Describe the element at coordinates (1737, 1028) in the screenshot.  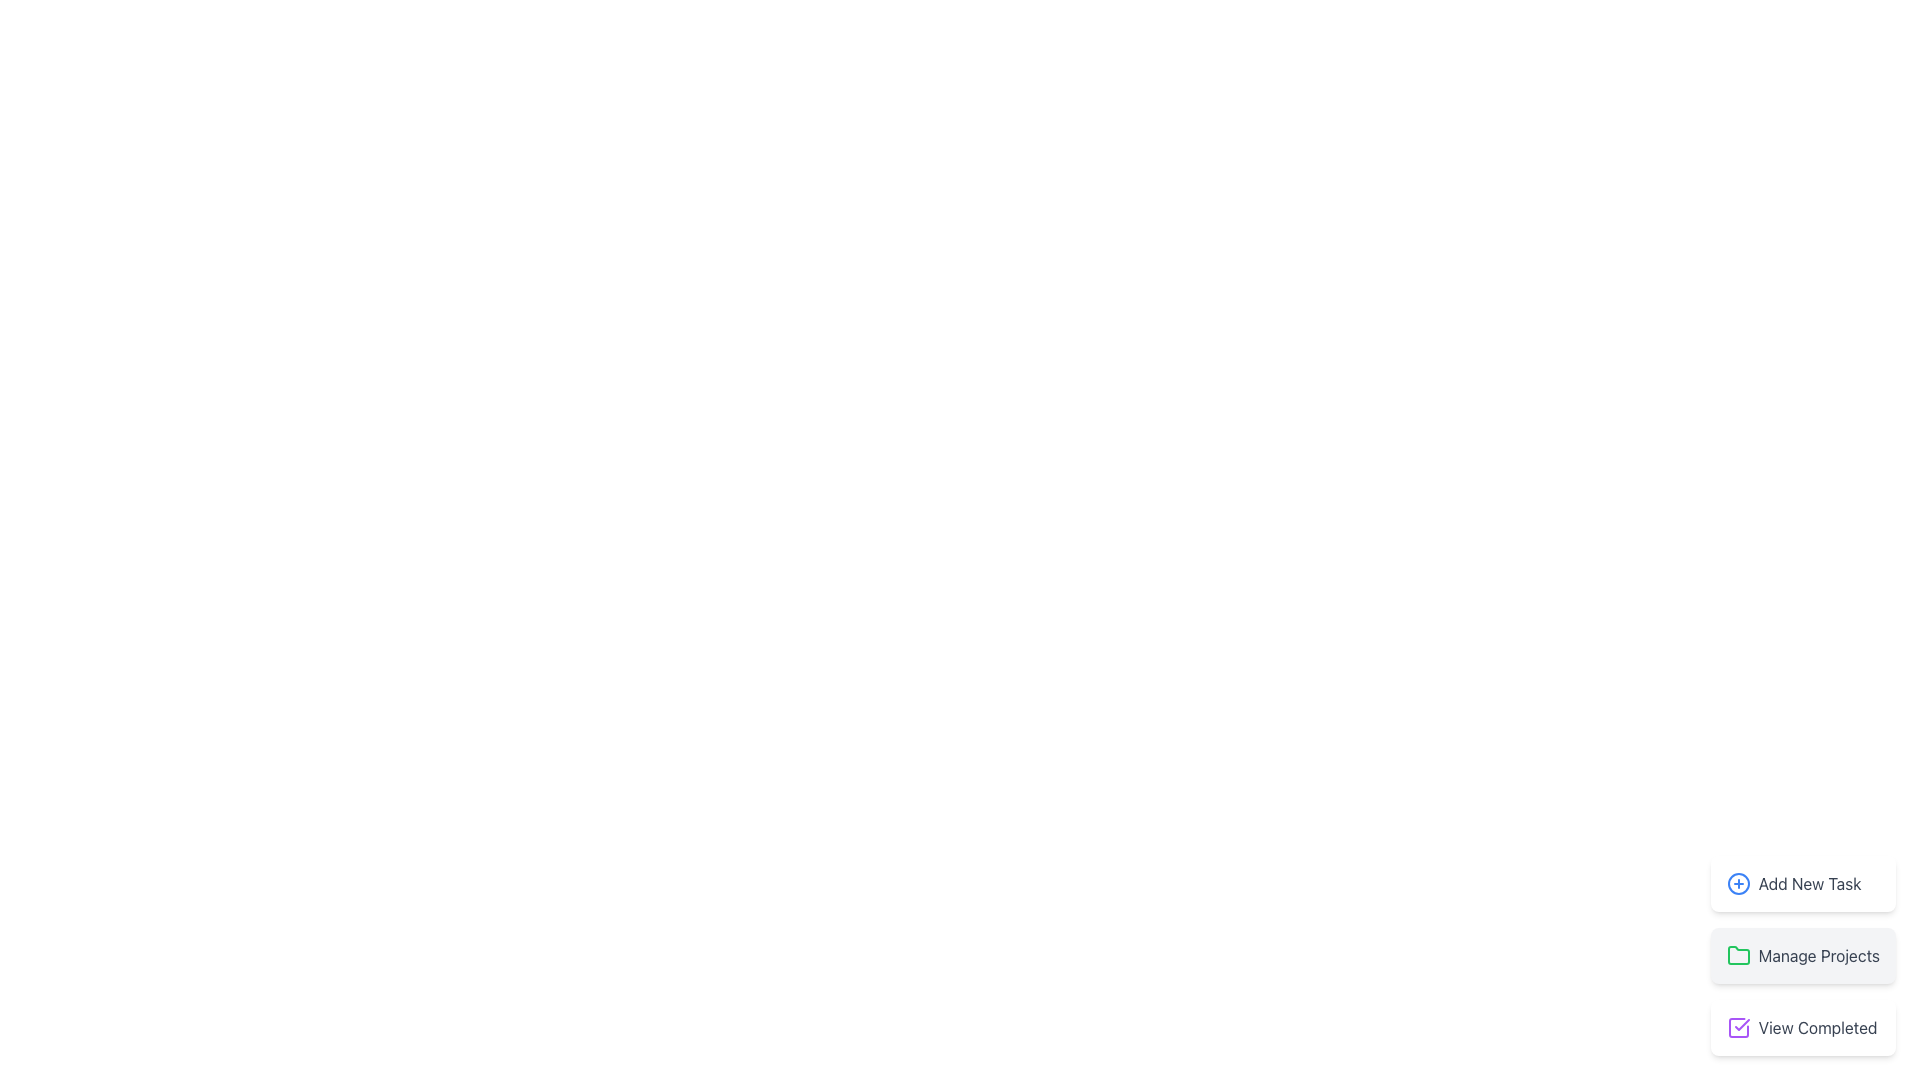
I see `the rectangular icon with a purple outline and a check mark inside, located in the right-side column of options, beneath 'Manage Projects' and above 'View Completed'` at that location.